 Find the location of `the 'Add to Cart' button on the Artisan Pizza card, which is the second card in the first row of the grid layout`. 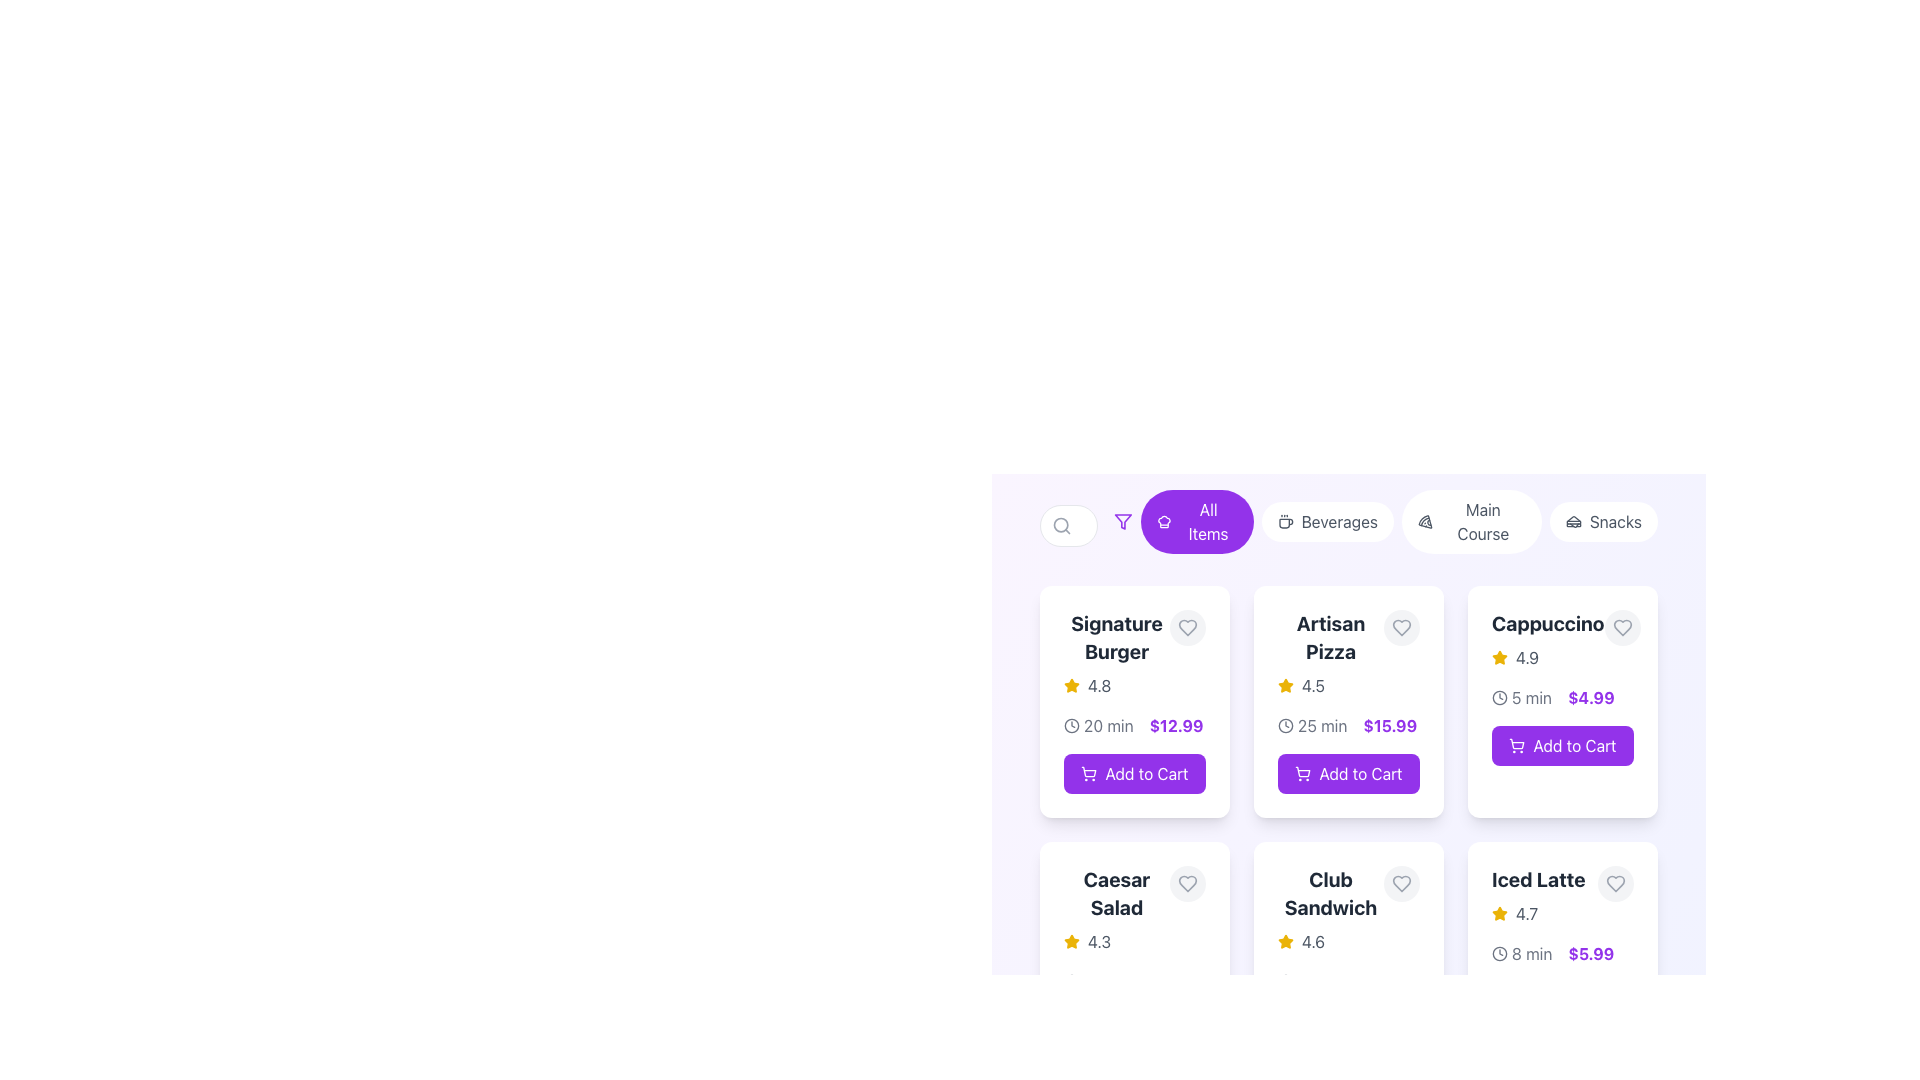

the 'Add to Cart' button on the Artisan Pizza card, which is the second card in the first row of the grid layout is located at coordinates (1348, 711).